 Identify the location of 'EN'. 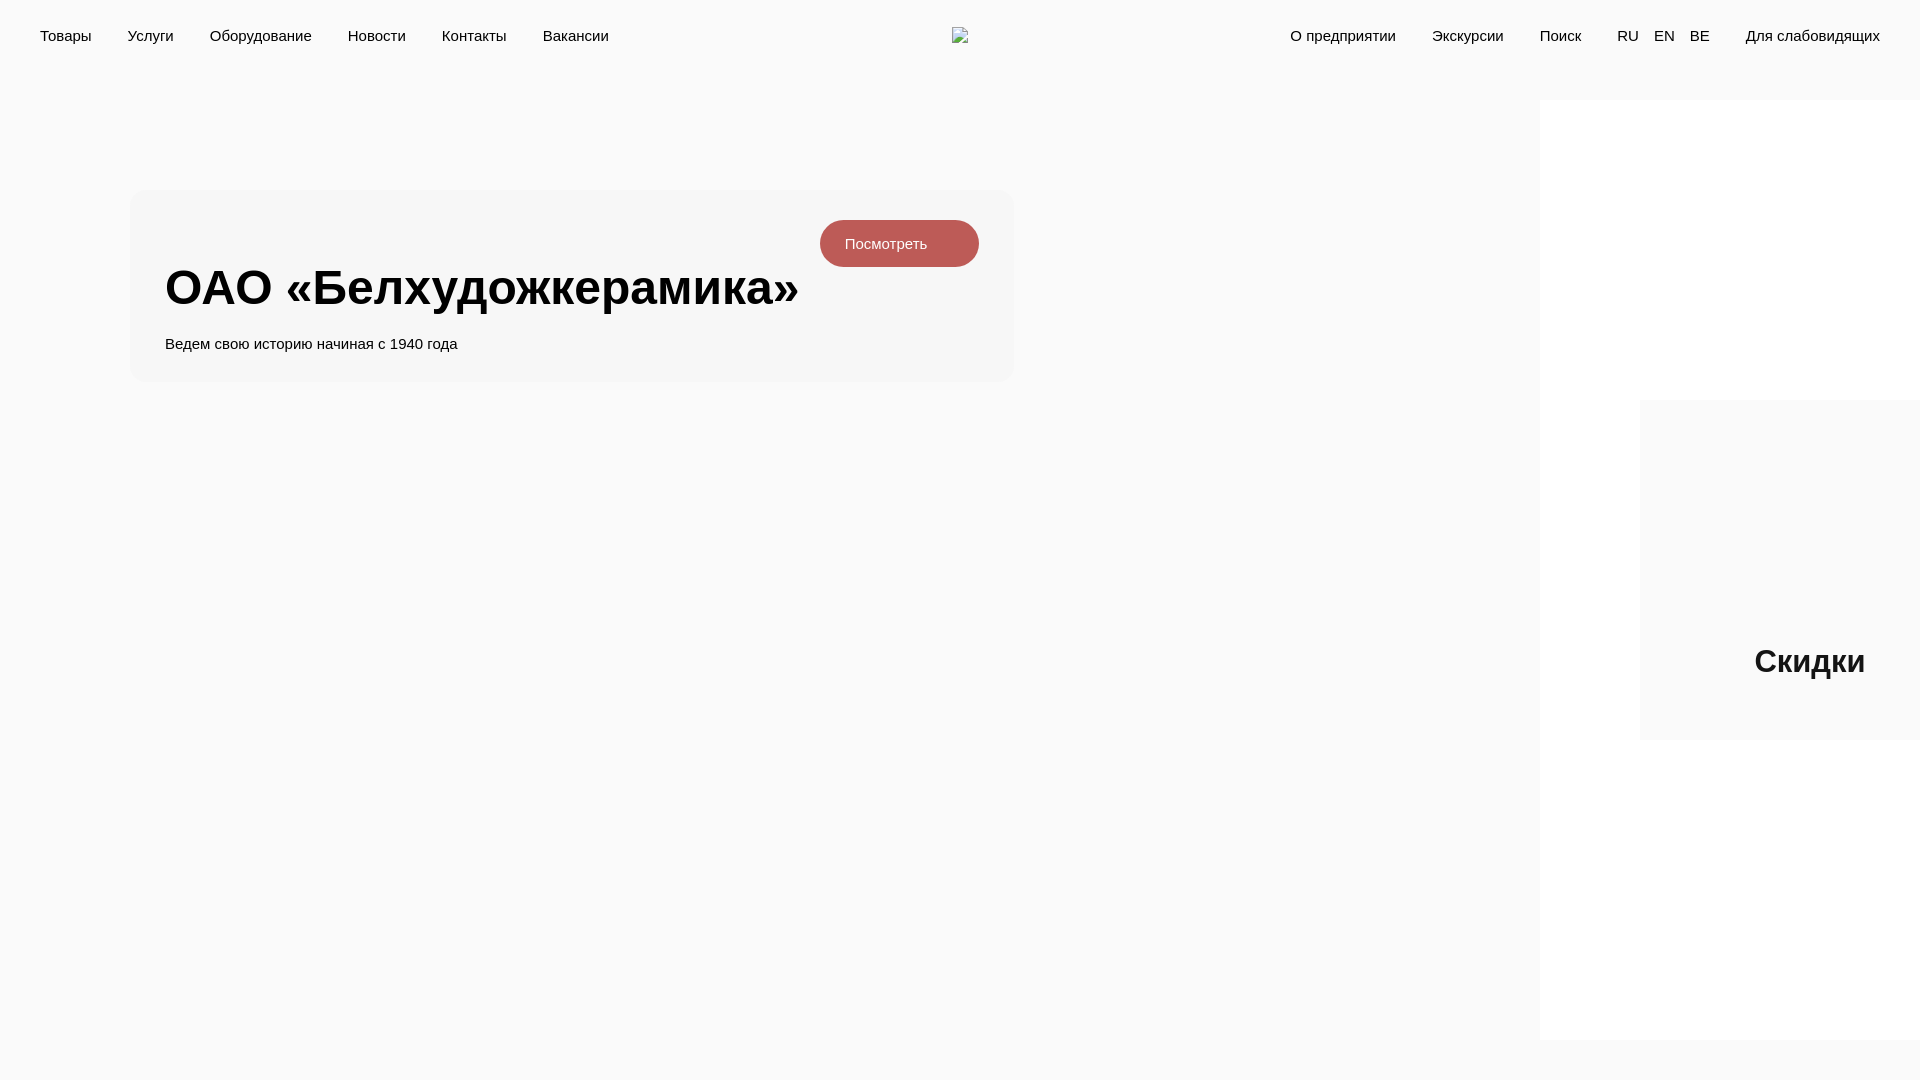
(1664, 34).